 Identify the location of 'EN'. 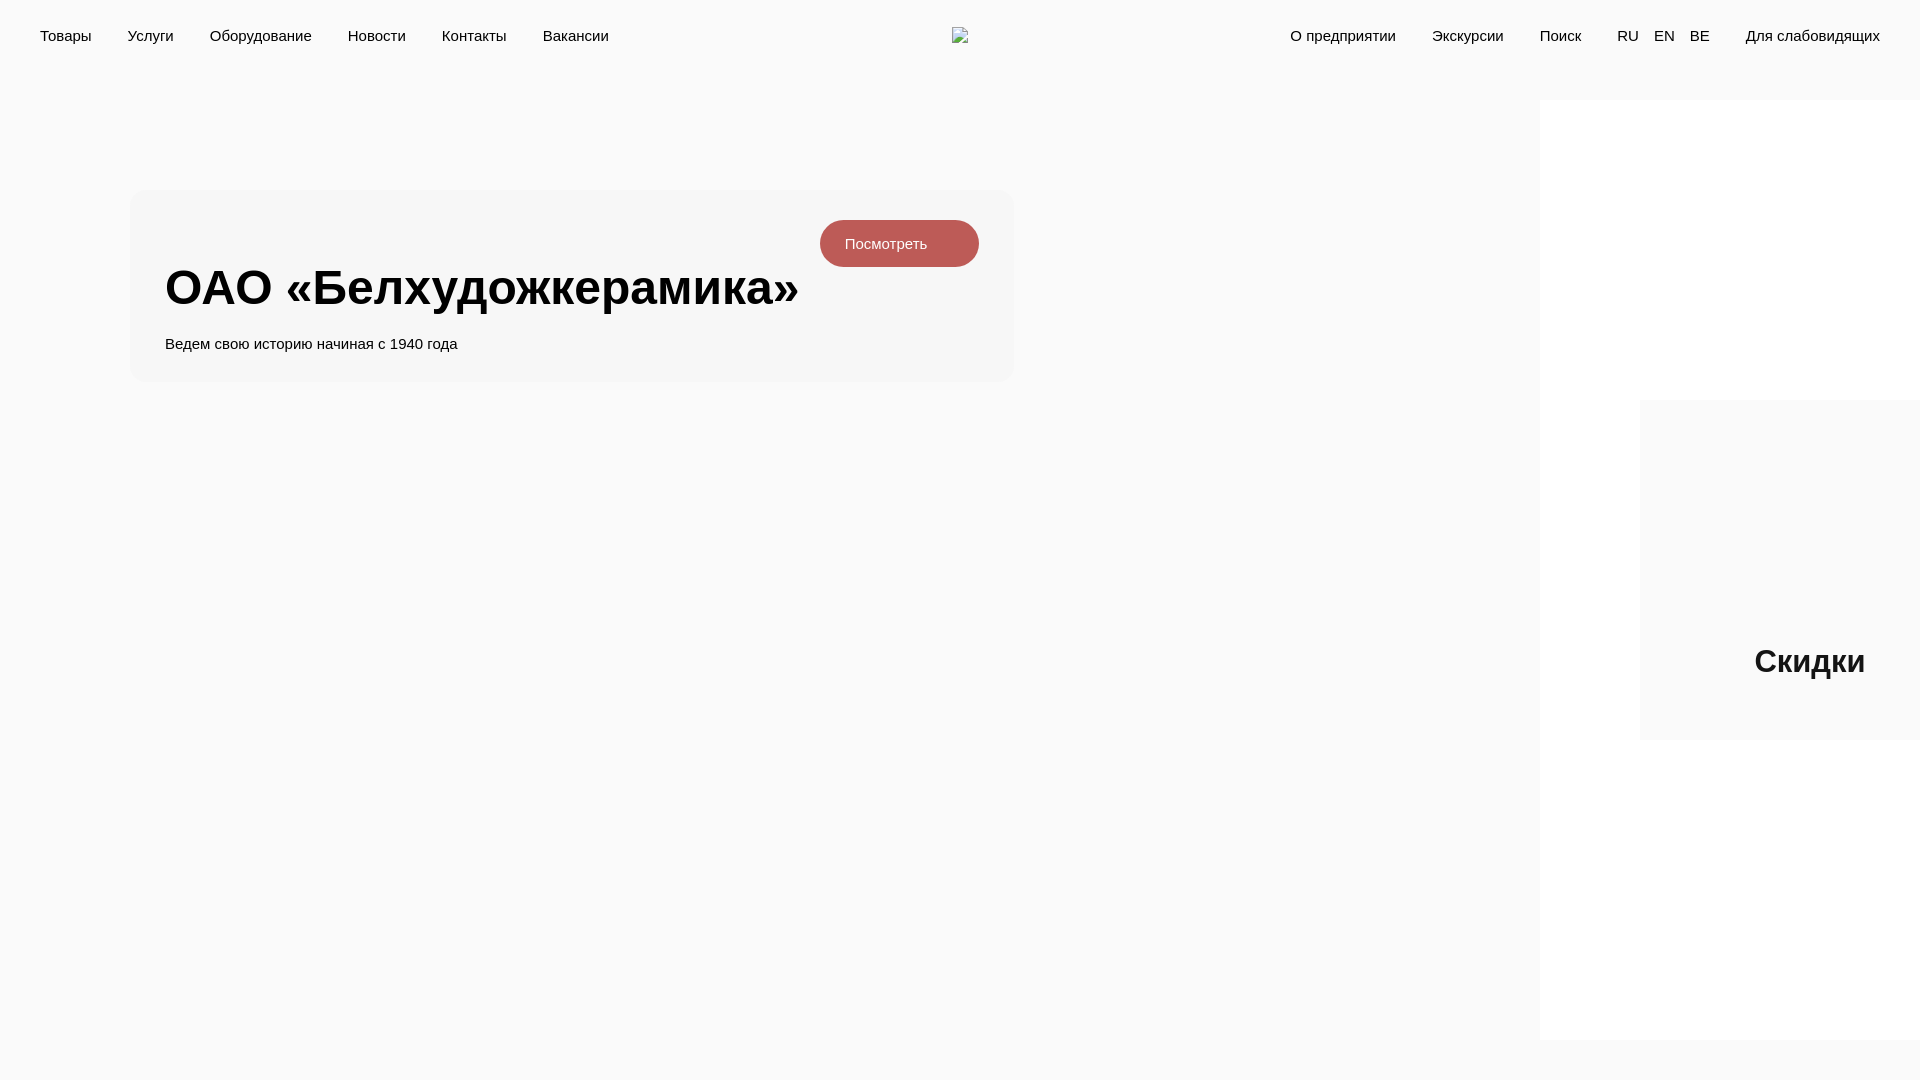
(1664, 34).